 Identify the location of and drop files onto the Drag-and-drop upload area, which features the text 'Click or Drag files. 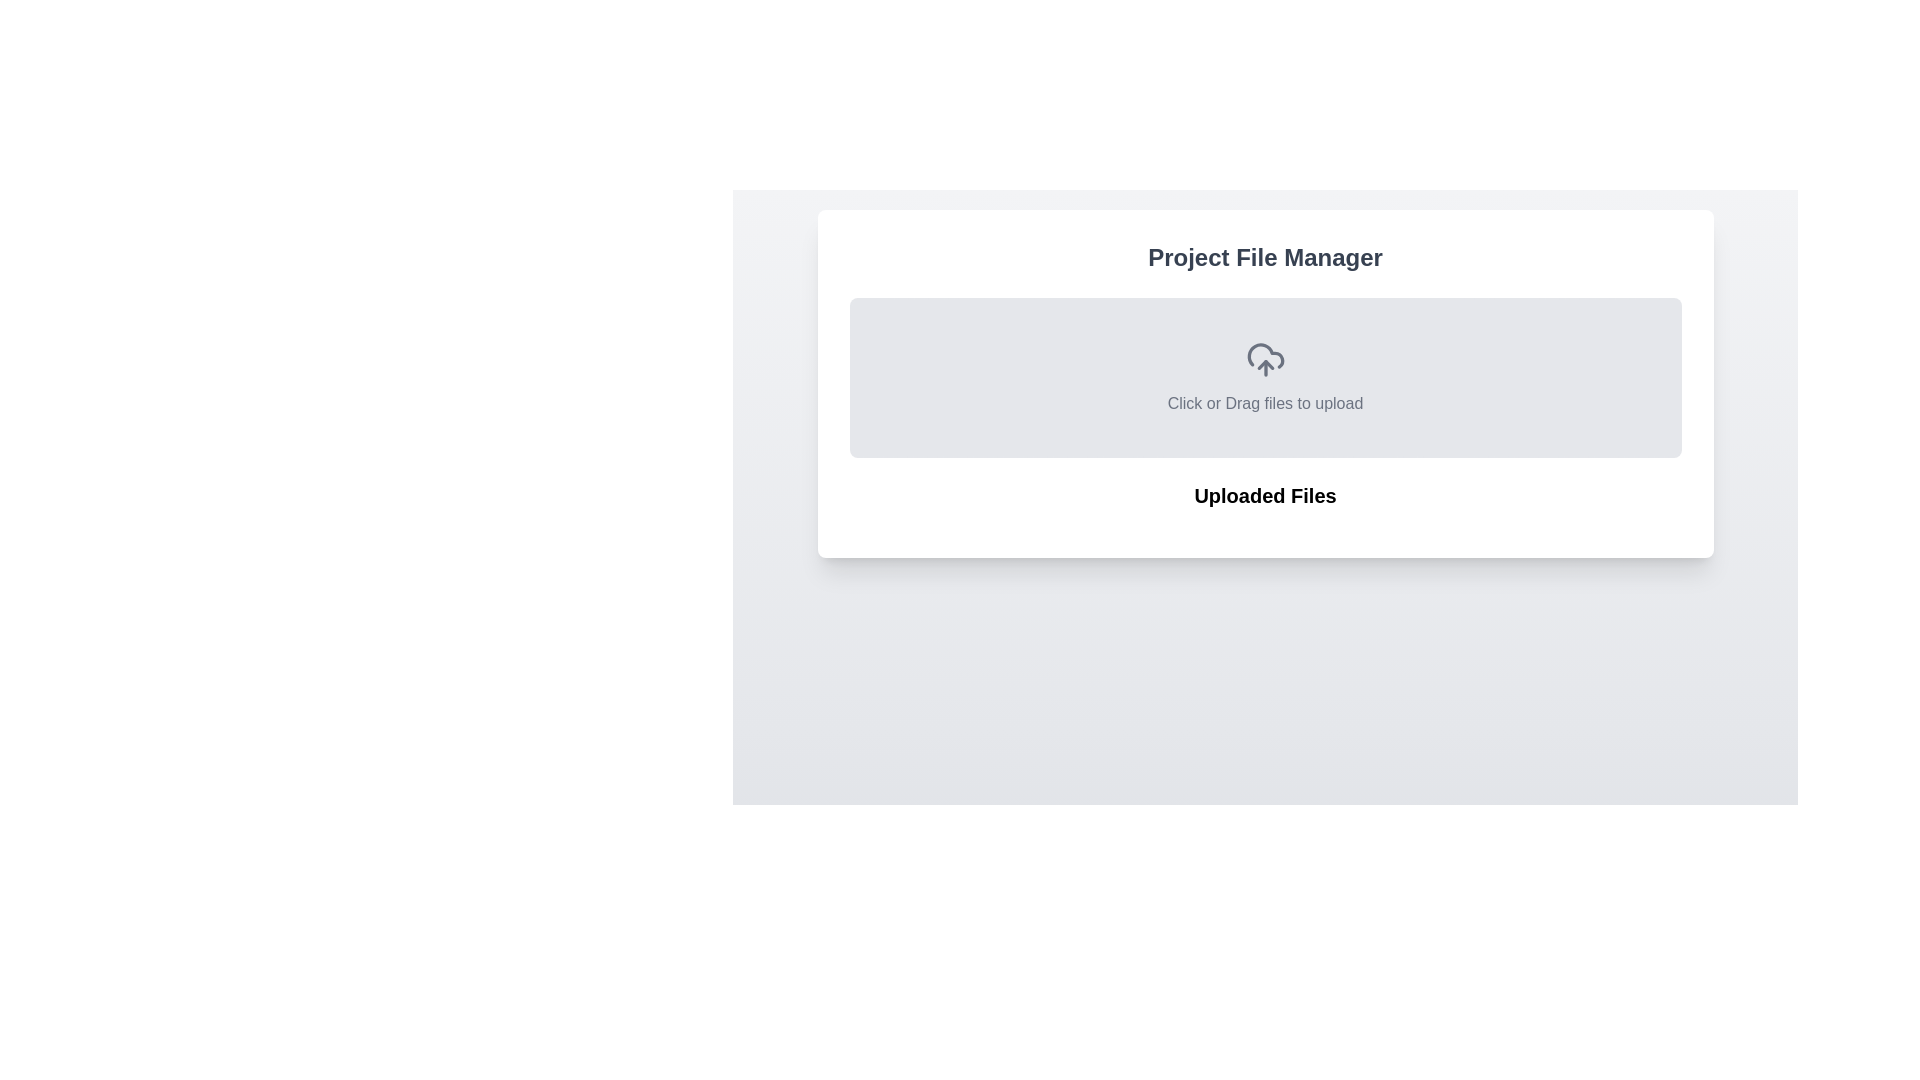
(1264, 384).